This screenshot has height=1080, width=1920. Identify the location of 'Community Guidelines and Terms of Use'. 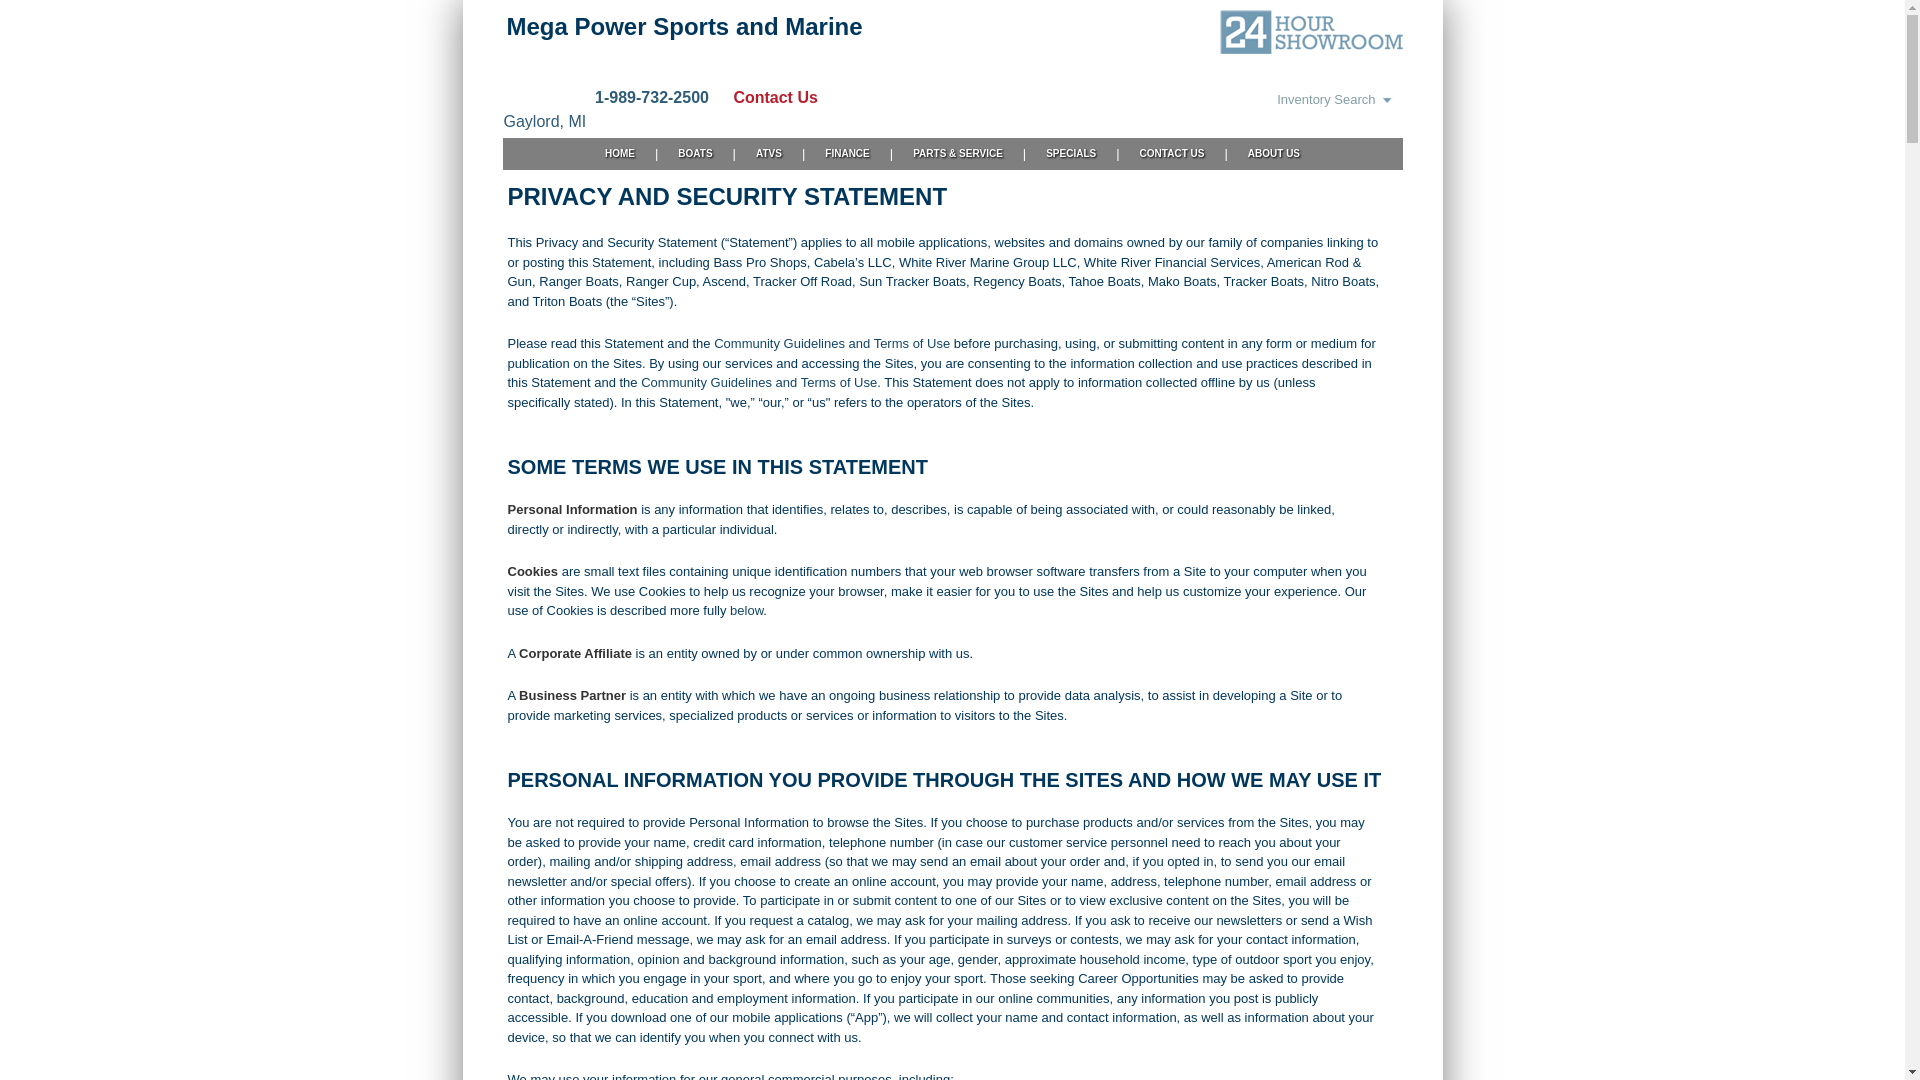
(831, 342).